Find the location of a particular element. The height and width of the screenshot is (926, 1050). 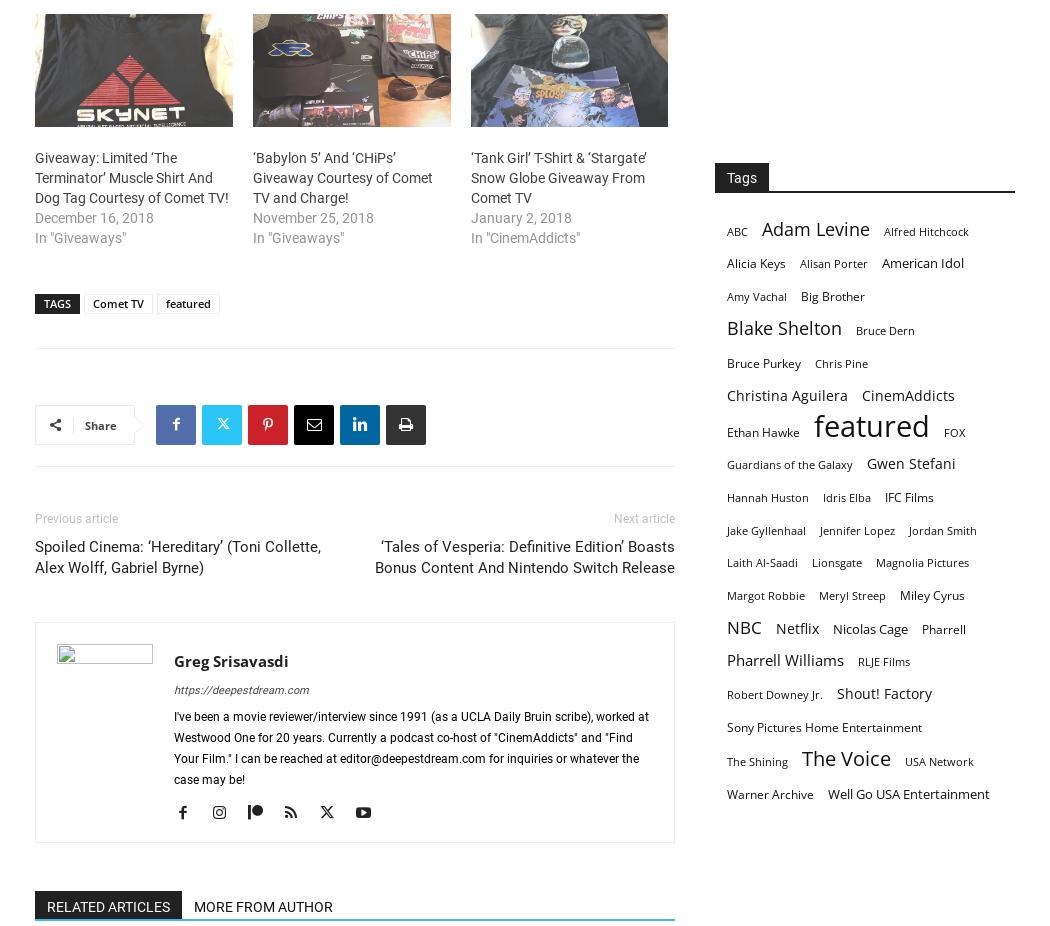

'American Idol' is located at coordinates (922, 262).